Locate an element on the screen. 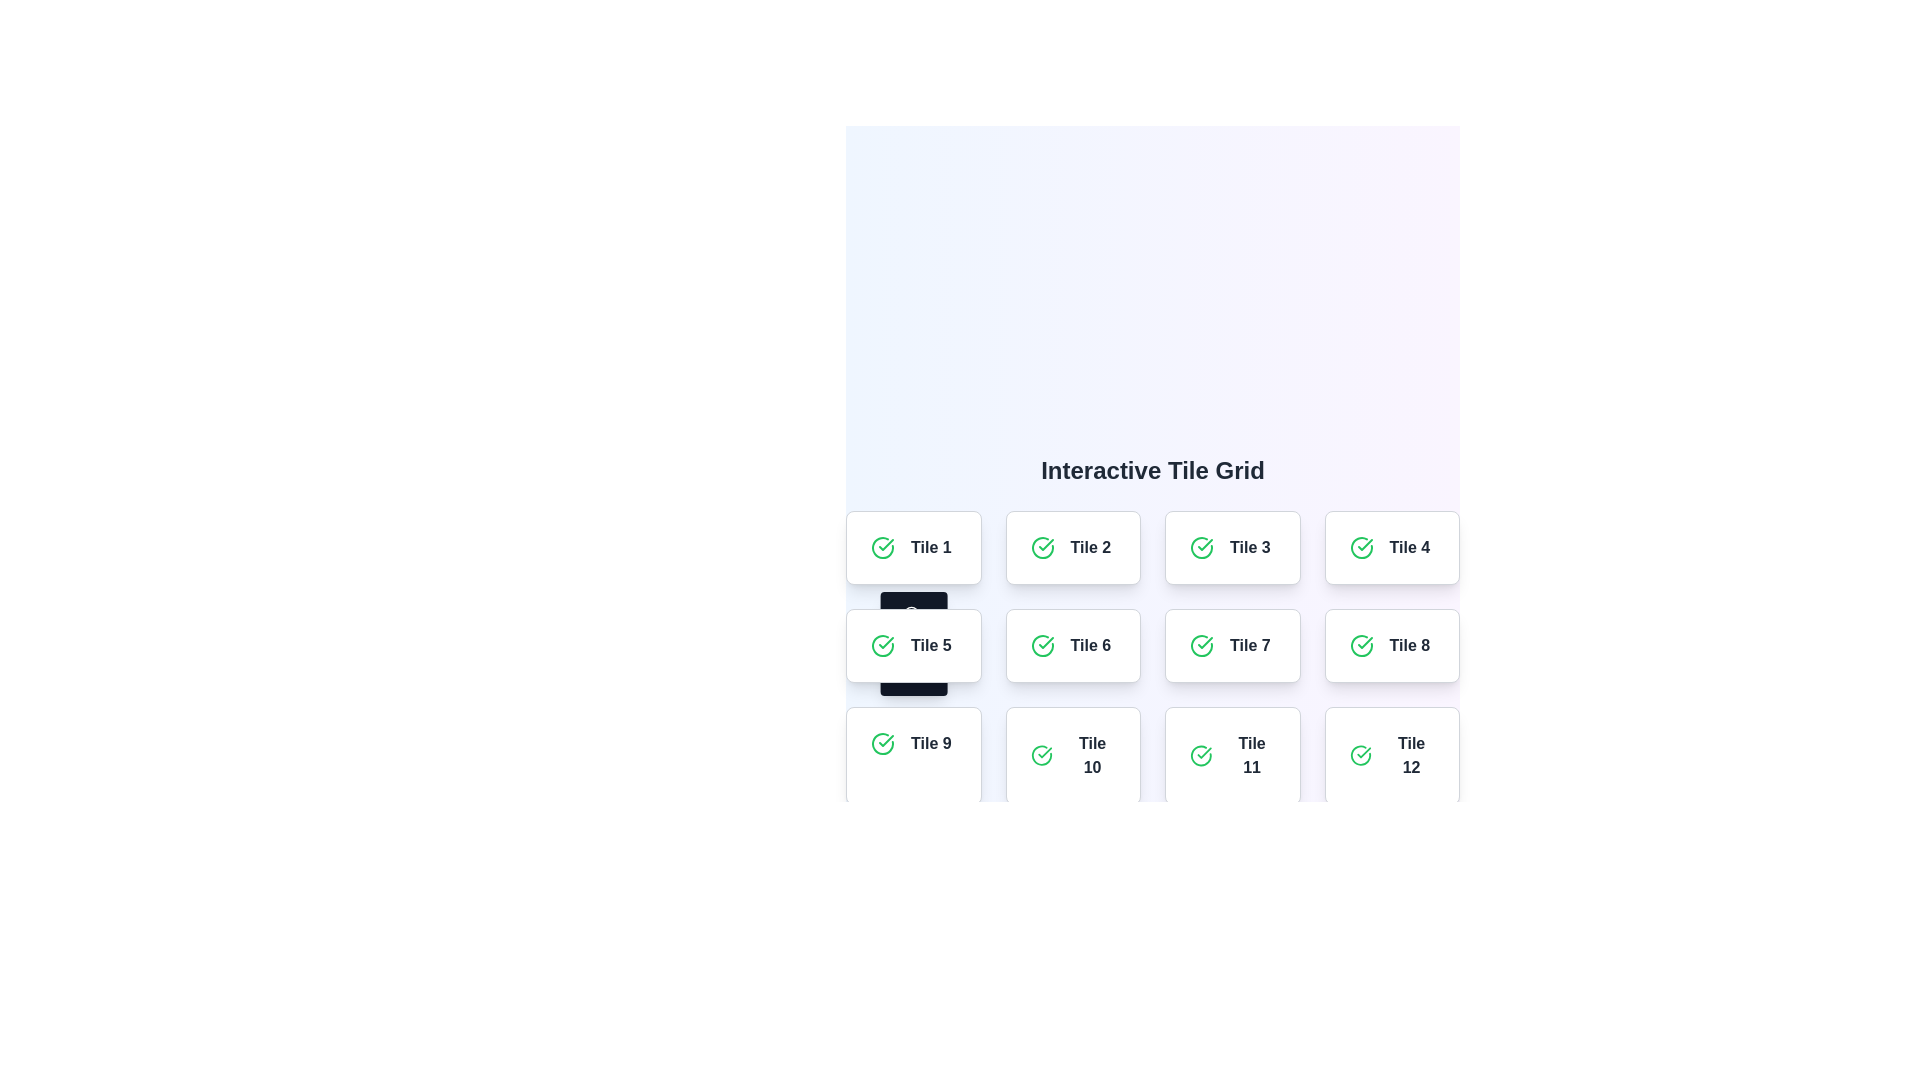 This screenshot has width=1920, height=1080. the checkmark icon located inside the tile labeled 'Tile 5' is located at coordinates (882, 645).